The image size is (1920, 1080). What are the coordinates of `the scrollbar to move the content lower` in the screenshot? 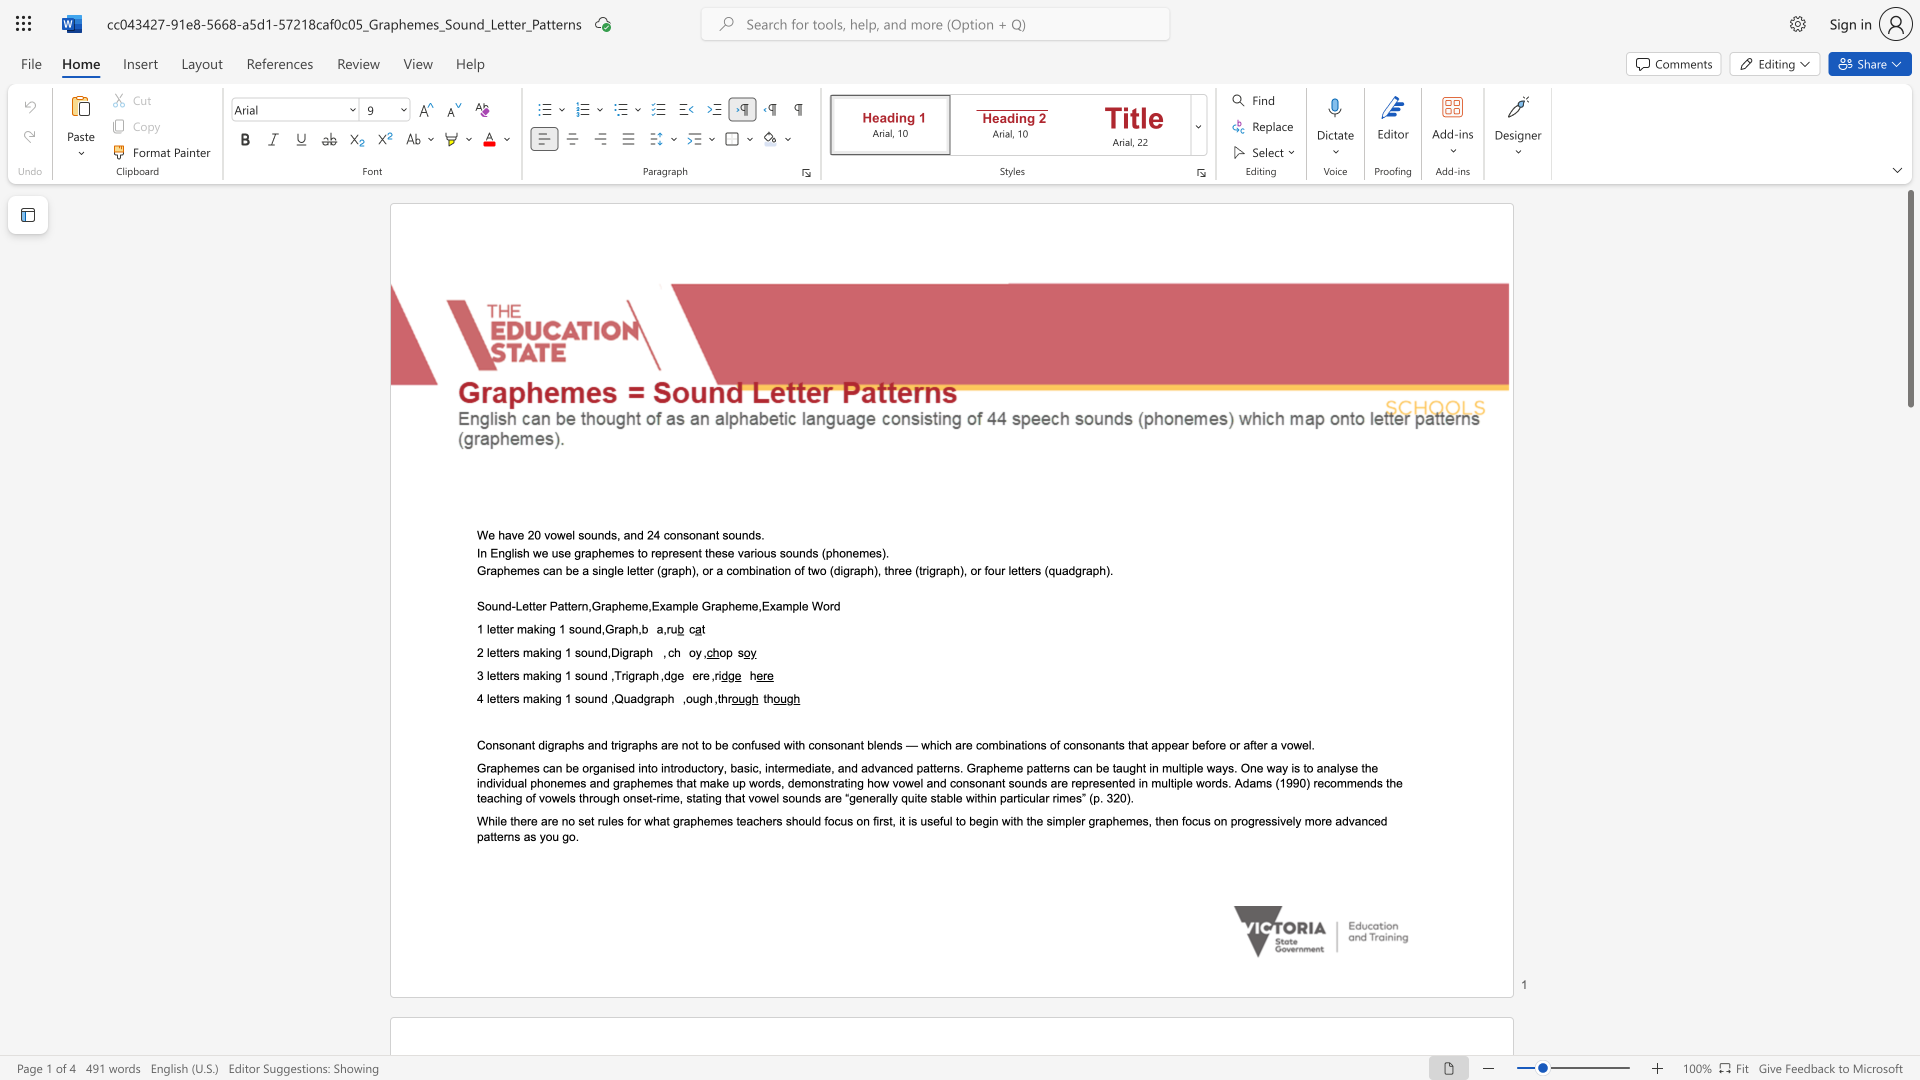 It's located at (1909, 650).